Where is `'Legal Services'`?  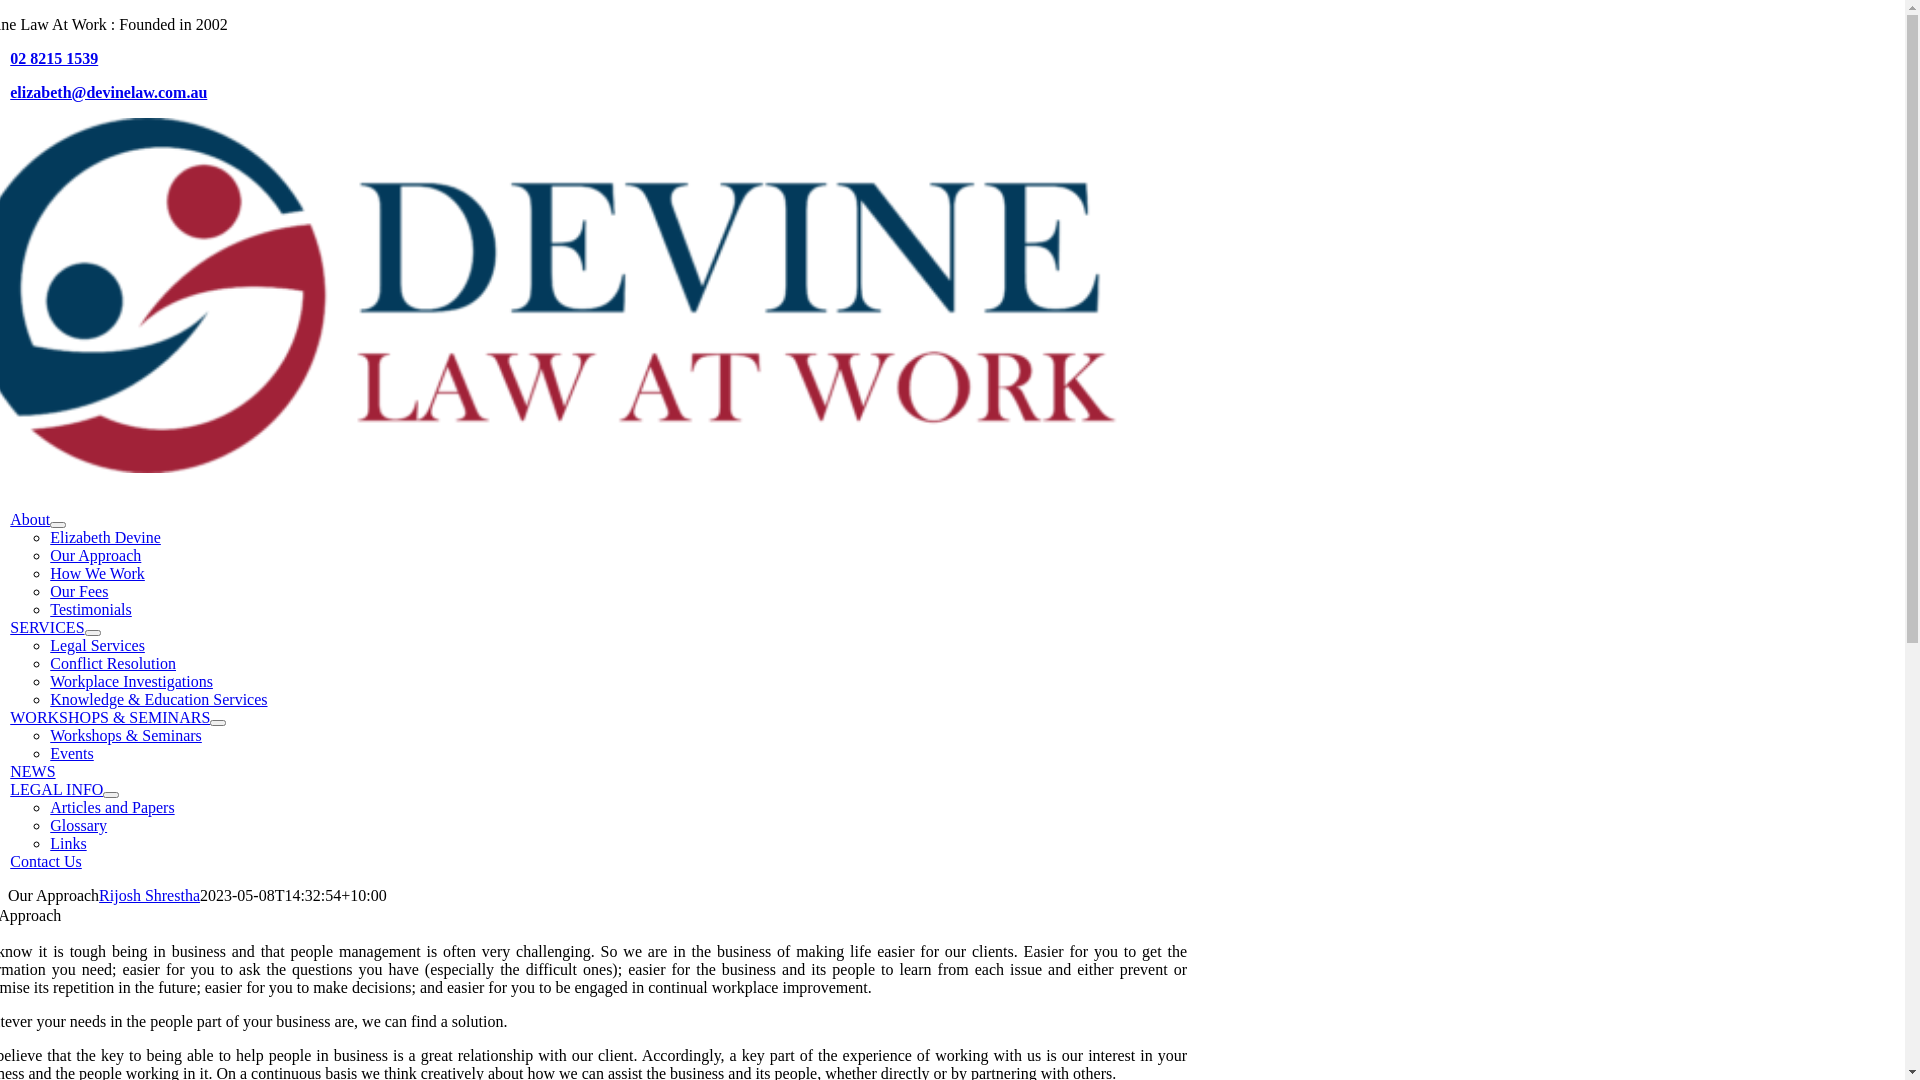
'Legal Services' is located at coordinates (96, 645).